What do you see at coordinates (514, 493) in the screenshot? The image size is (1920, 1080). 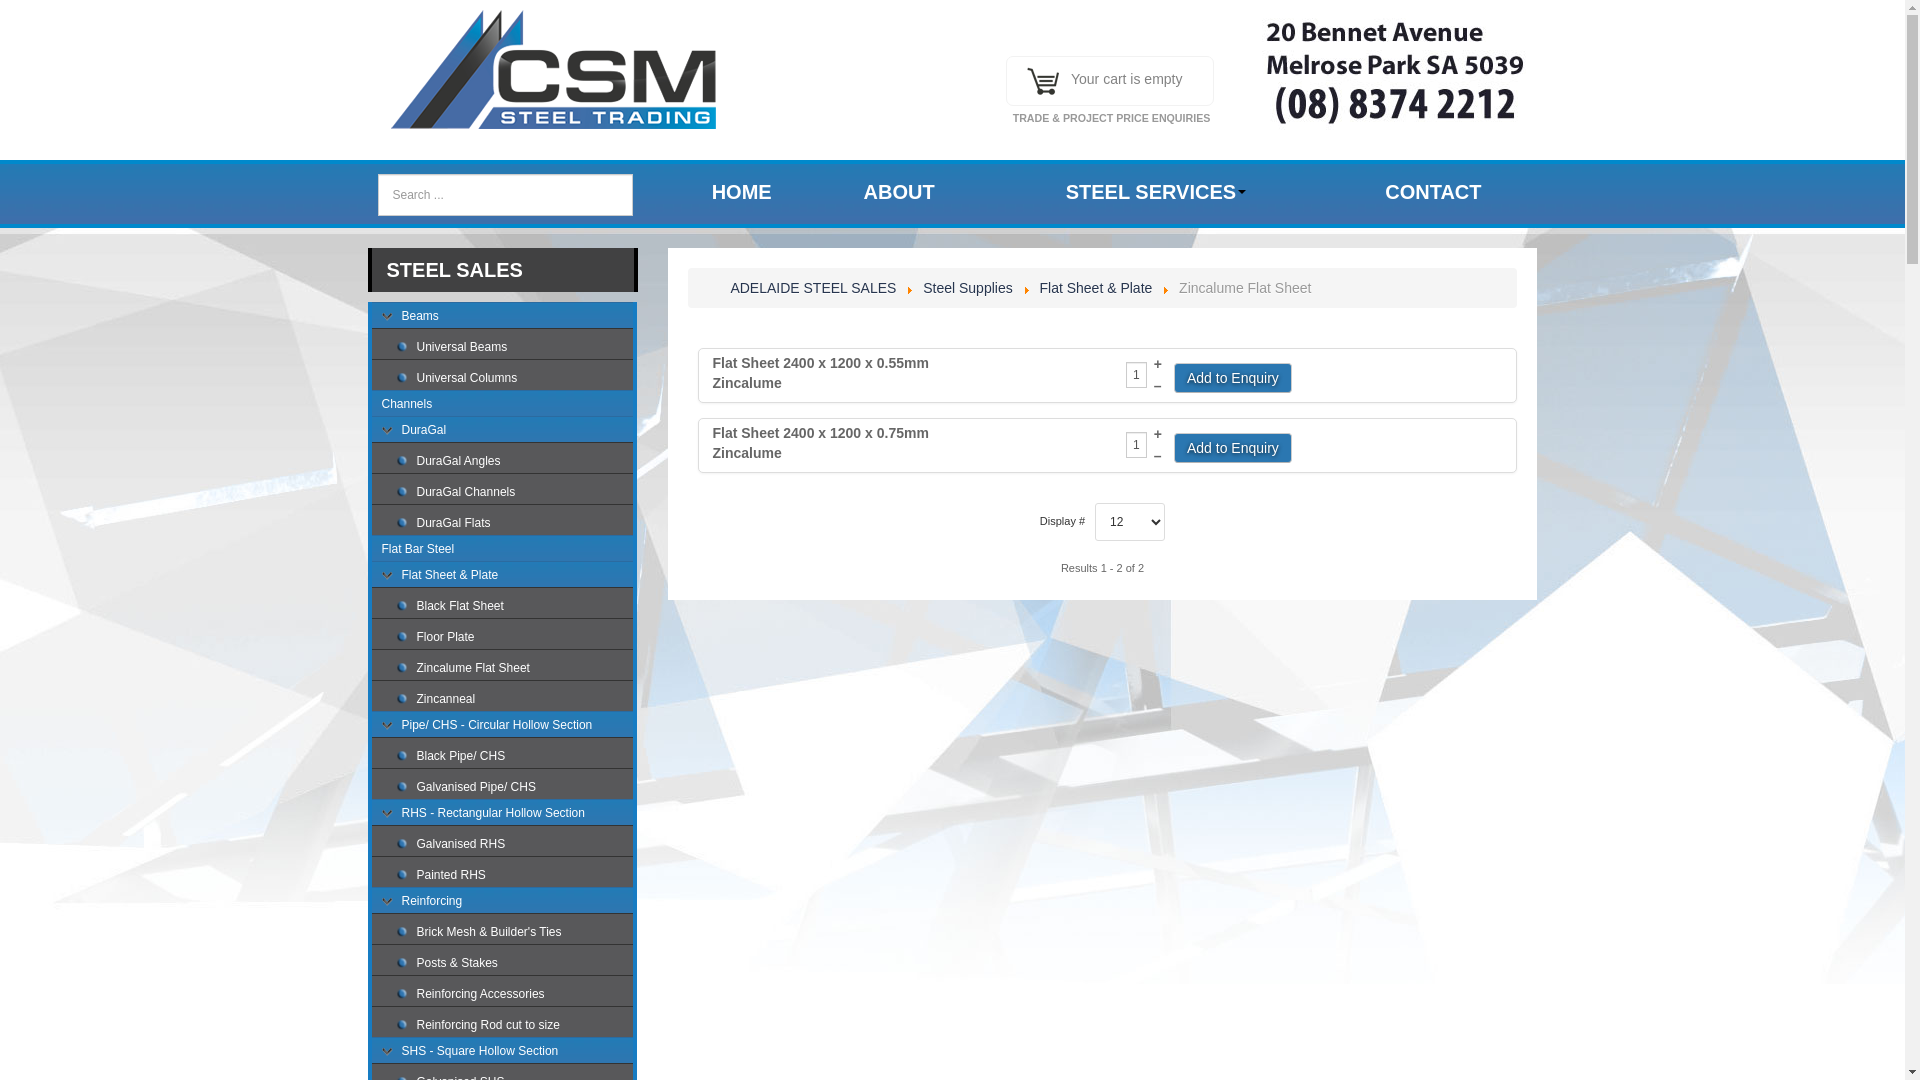 I see `'DuraGal Channels'` at bounding box center [514, 493].